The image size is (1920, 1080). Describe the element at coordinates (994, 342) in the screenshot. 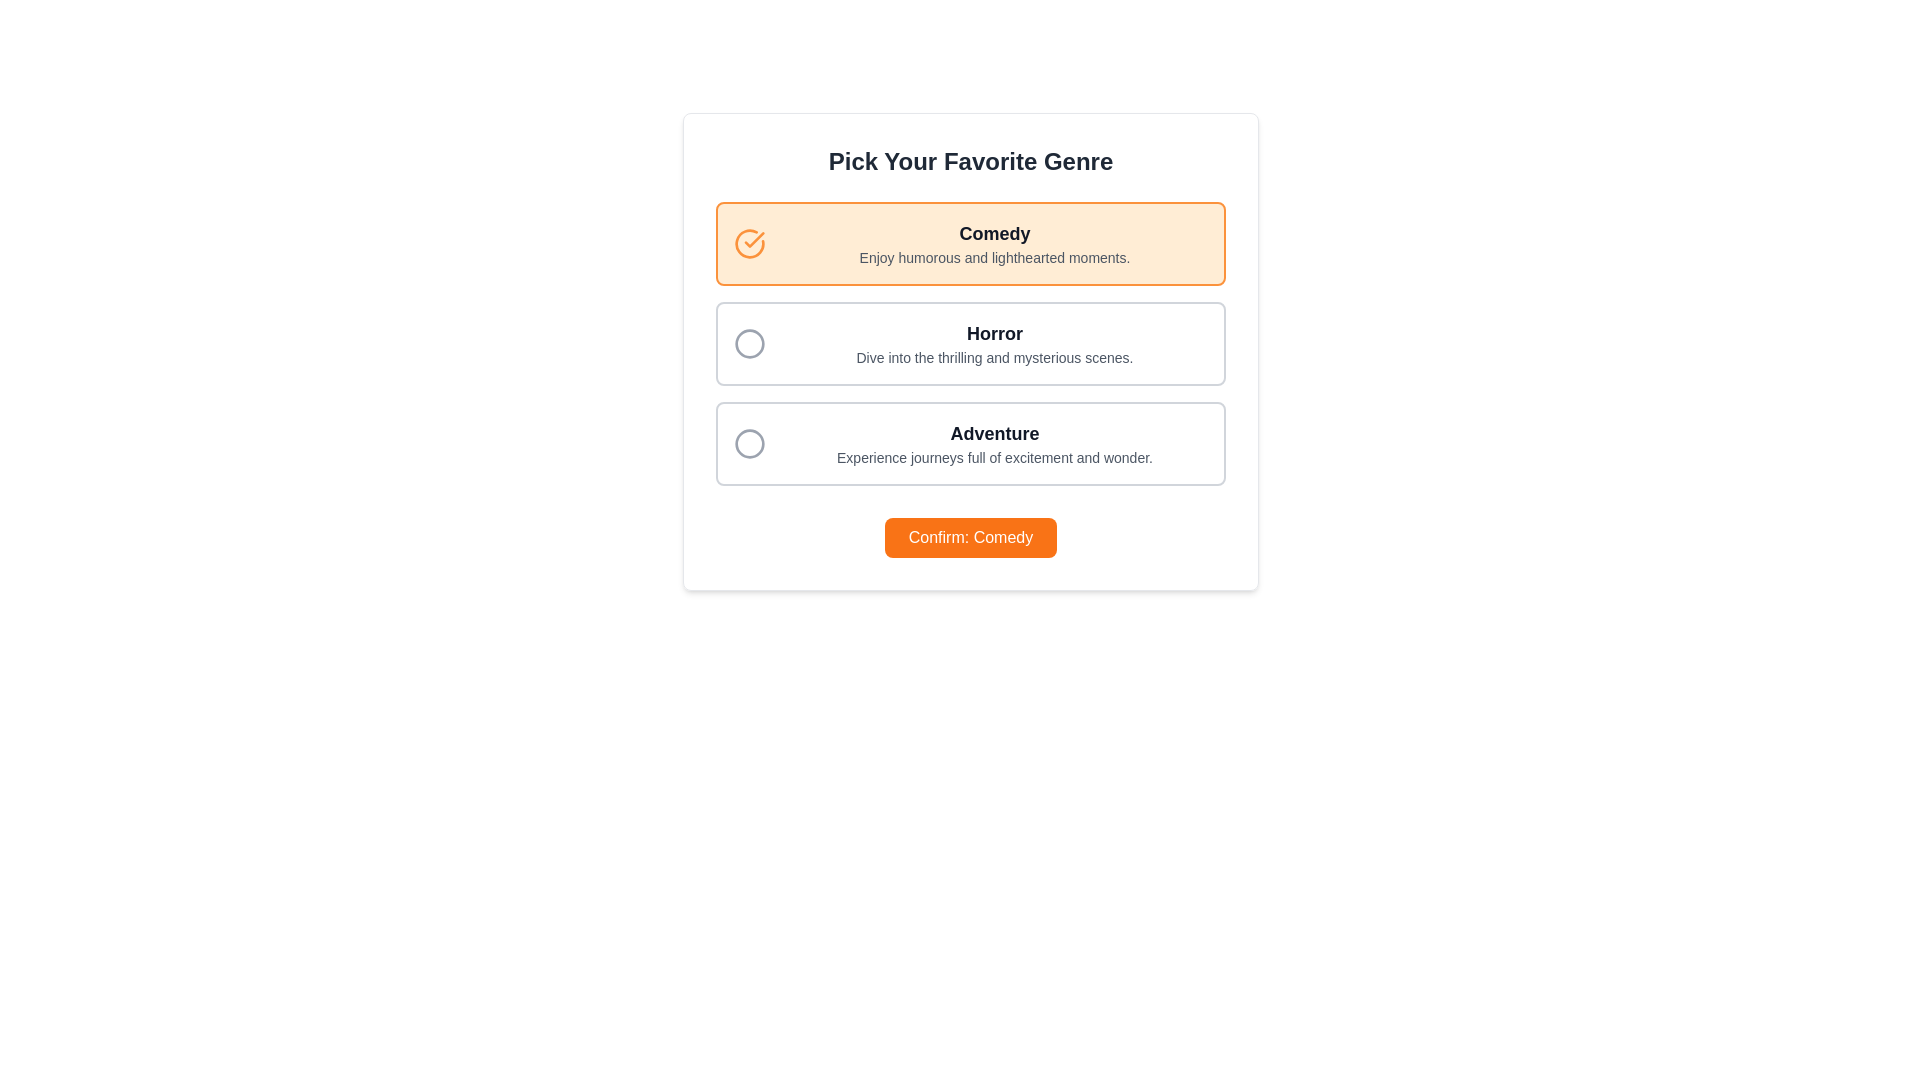

I see `the 'Horror' text label` at that location.